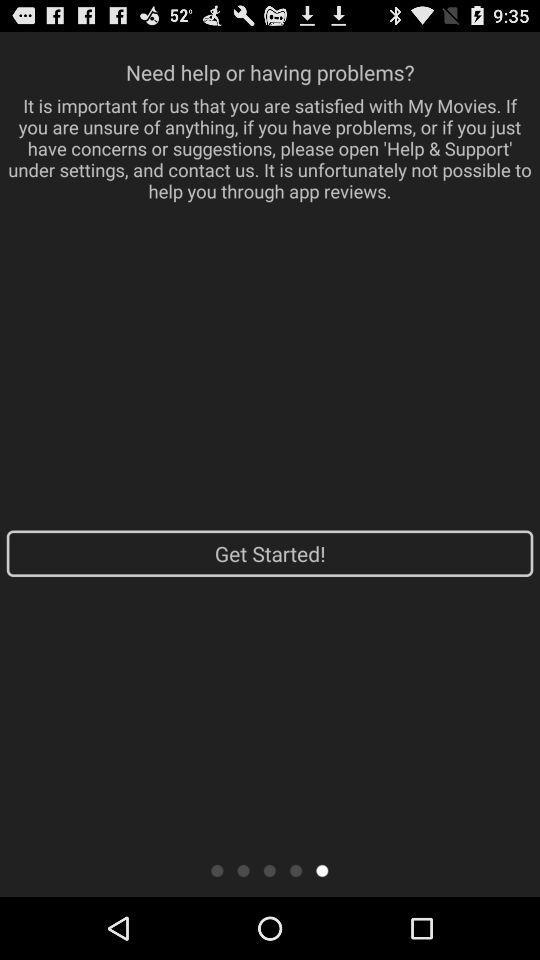 The image size is (540, 960). What do you see at coordinates (269, 869) in the screenshot?
I see `dot` at bounding box center [269, 869].